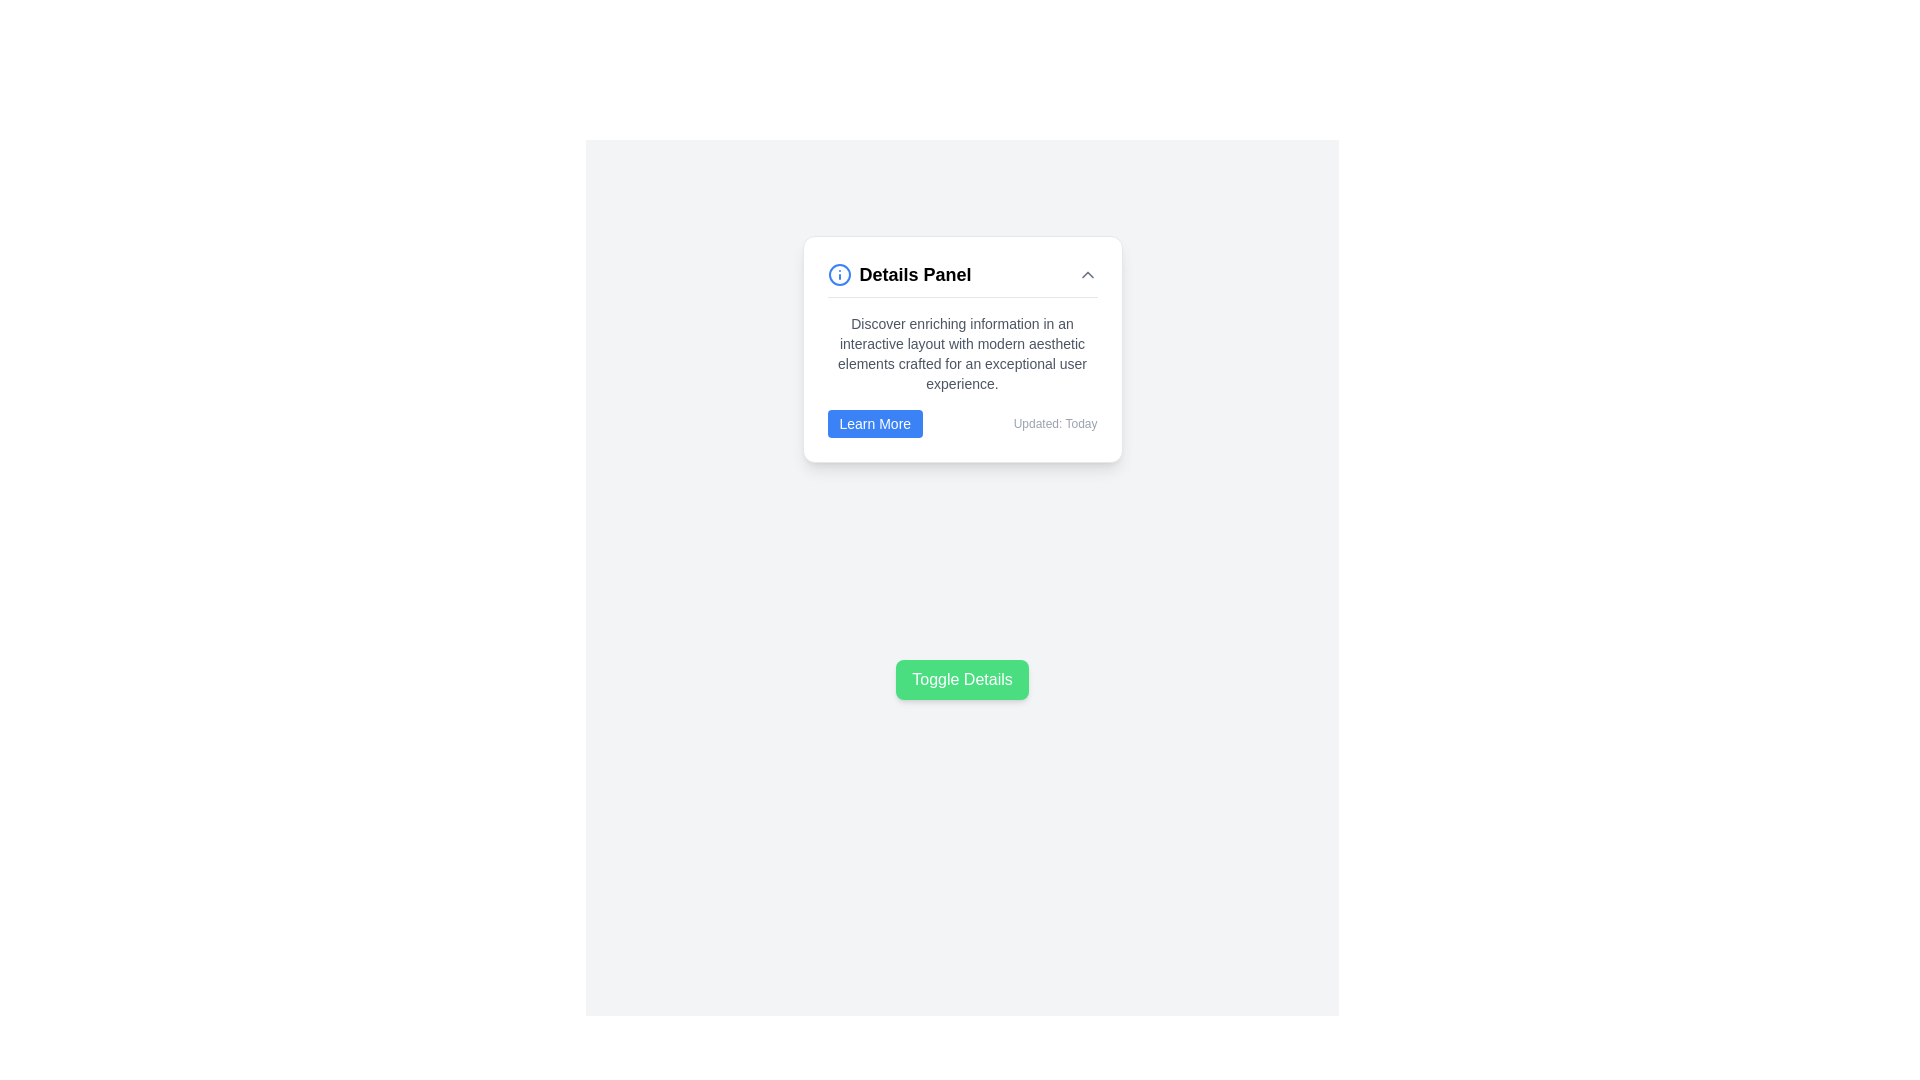 The width and height of the screenshot is (1920, 1080). I want to click on title text 'Details Panel' which is displayed in a bold and large font at the top center of the content card, next to the information icon, so click(914, 274).